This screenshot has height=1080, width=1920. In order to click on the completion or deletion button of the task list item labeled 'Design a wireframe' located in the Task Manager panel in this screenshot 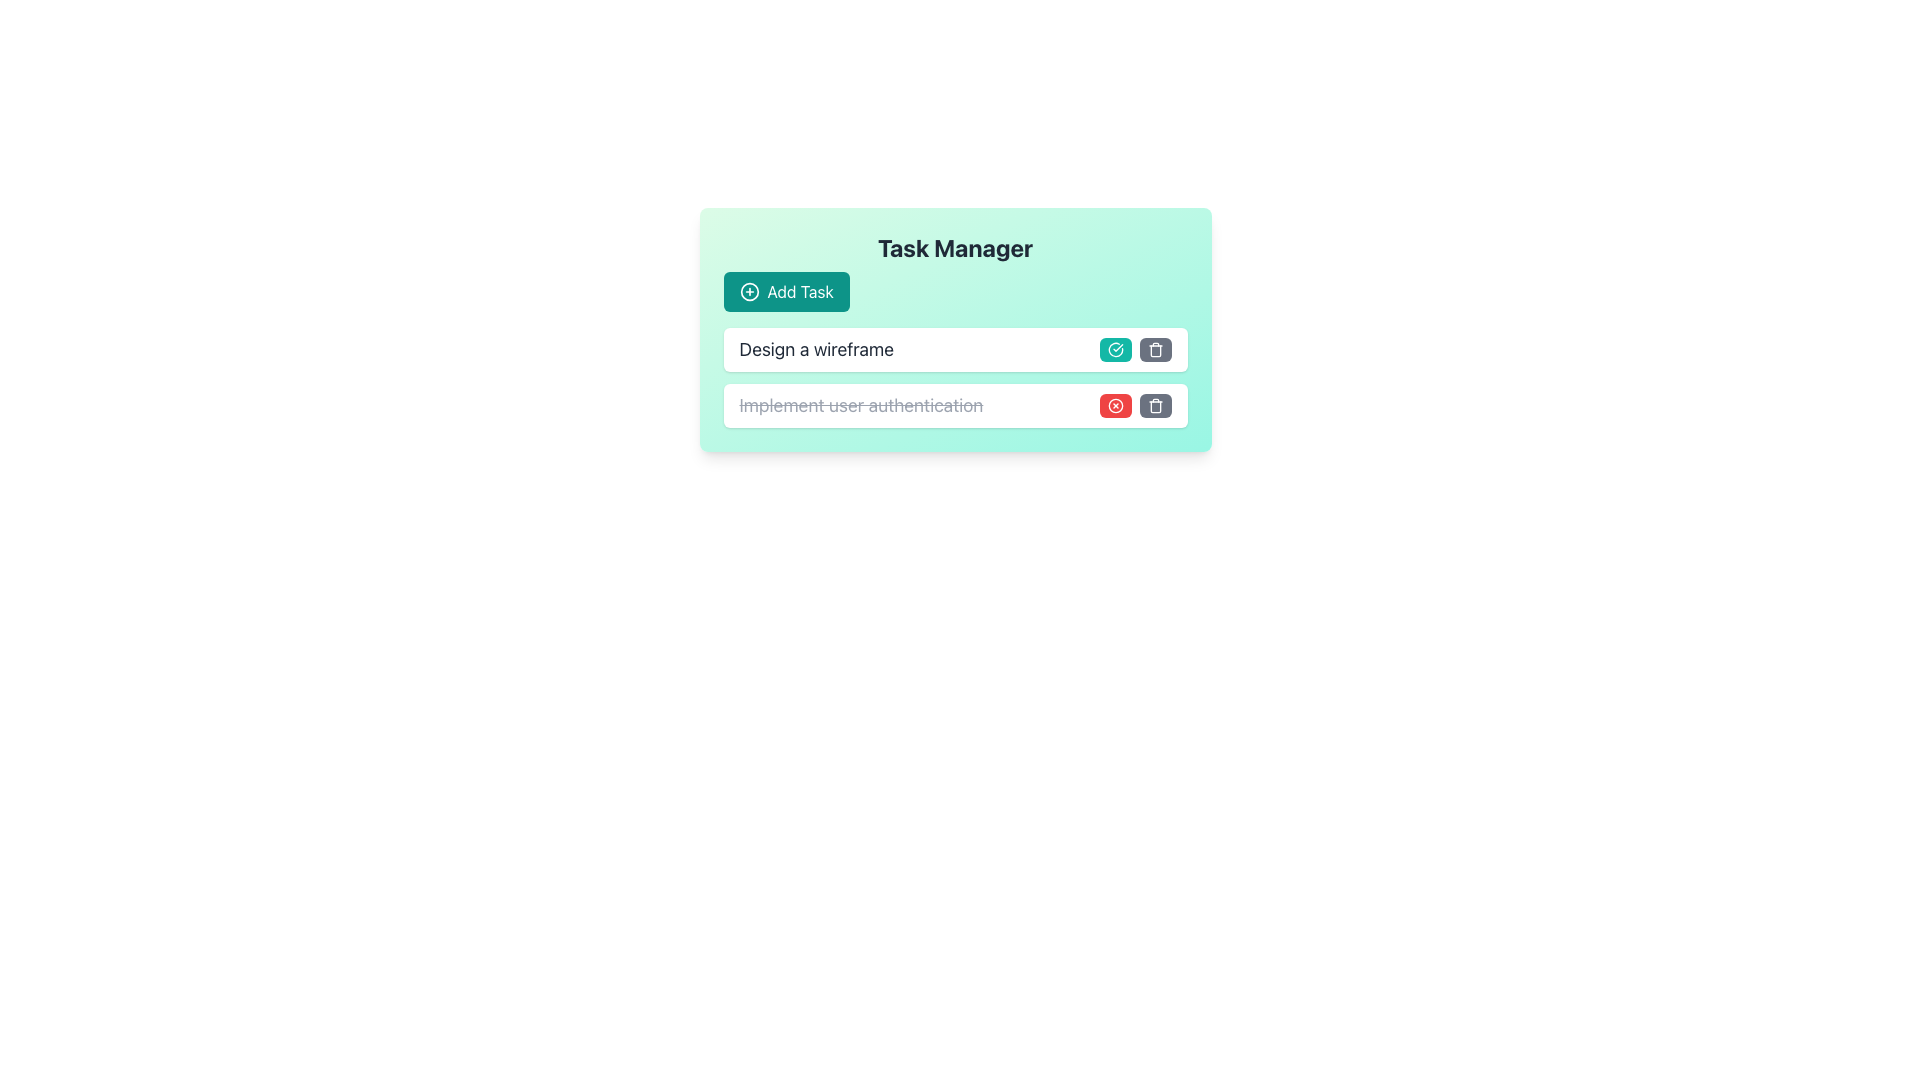, I will do `click(954, 378)`.